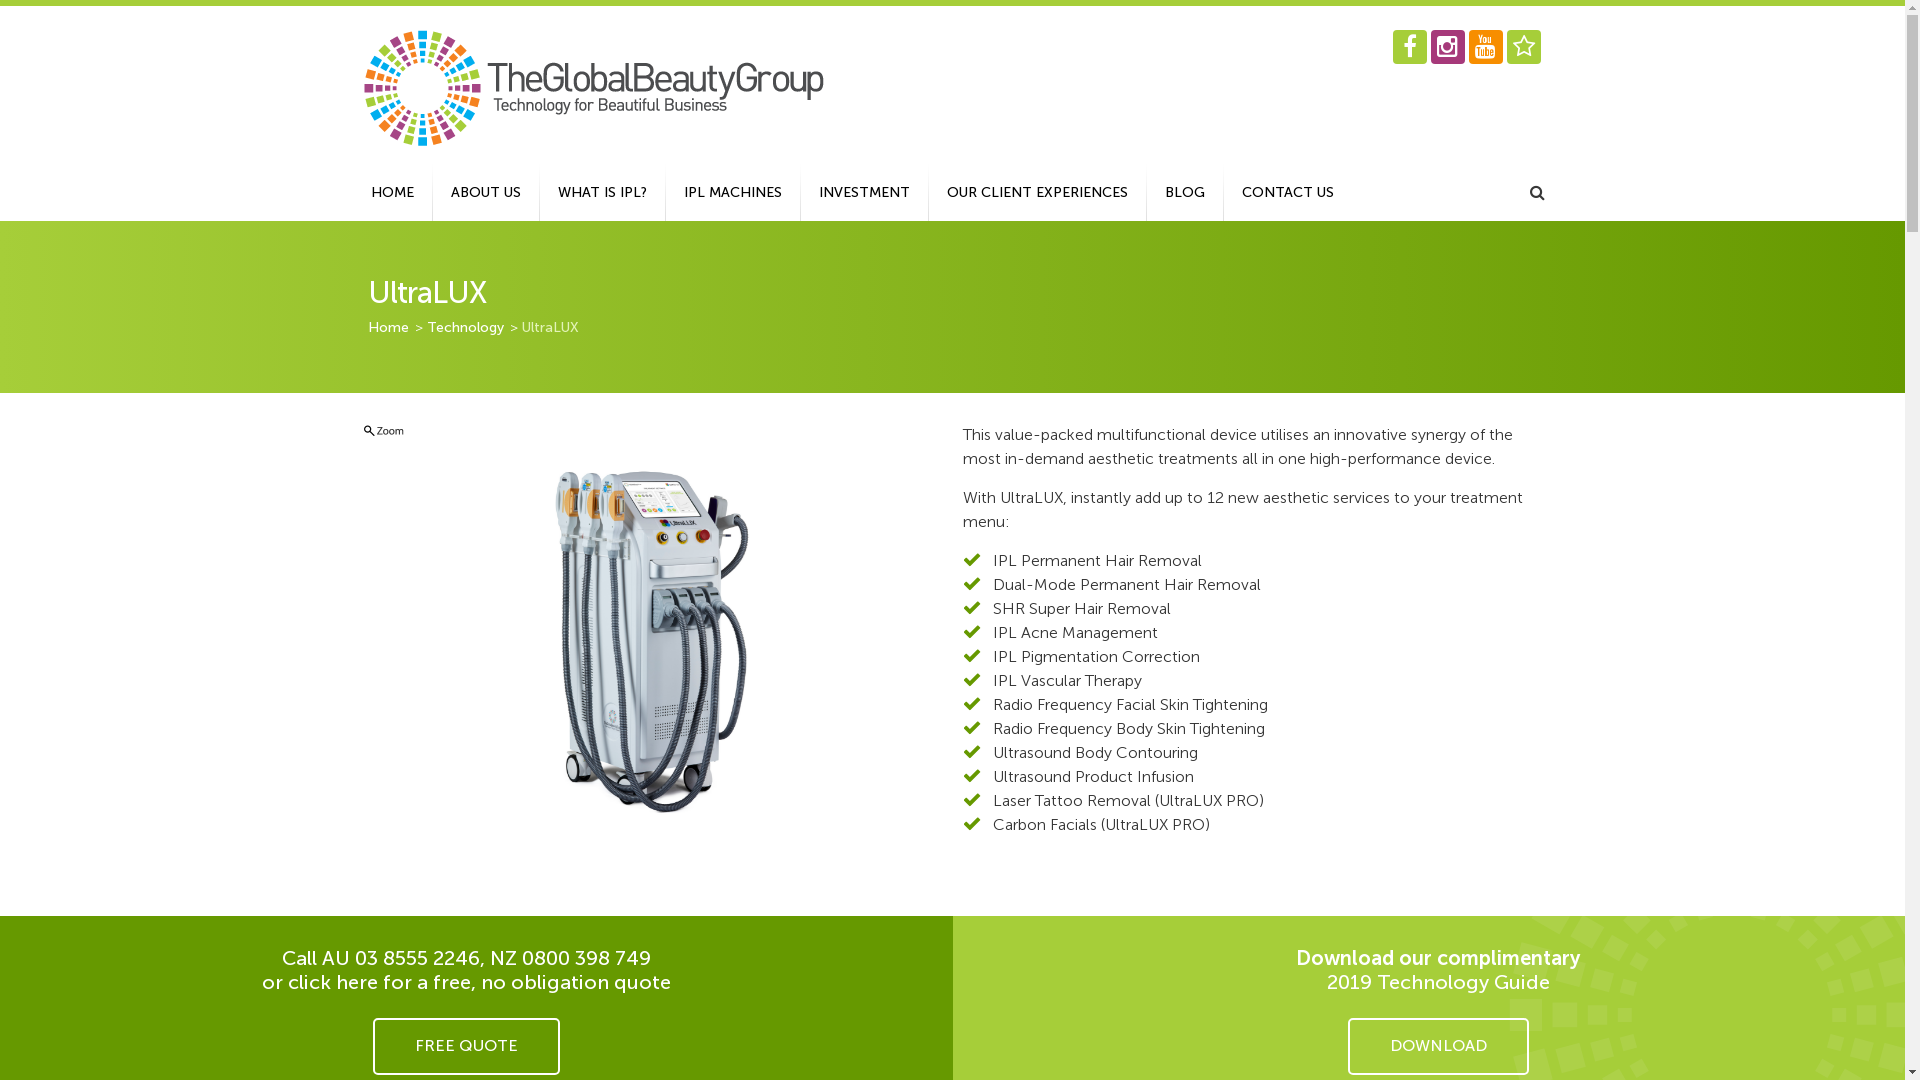  Describe the element at coordinates (1287, 192) in the screenshot. I see `'CONTACT US'` at that location.